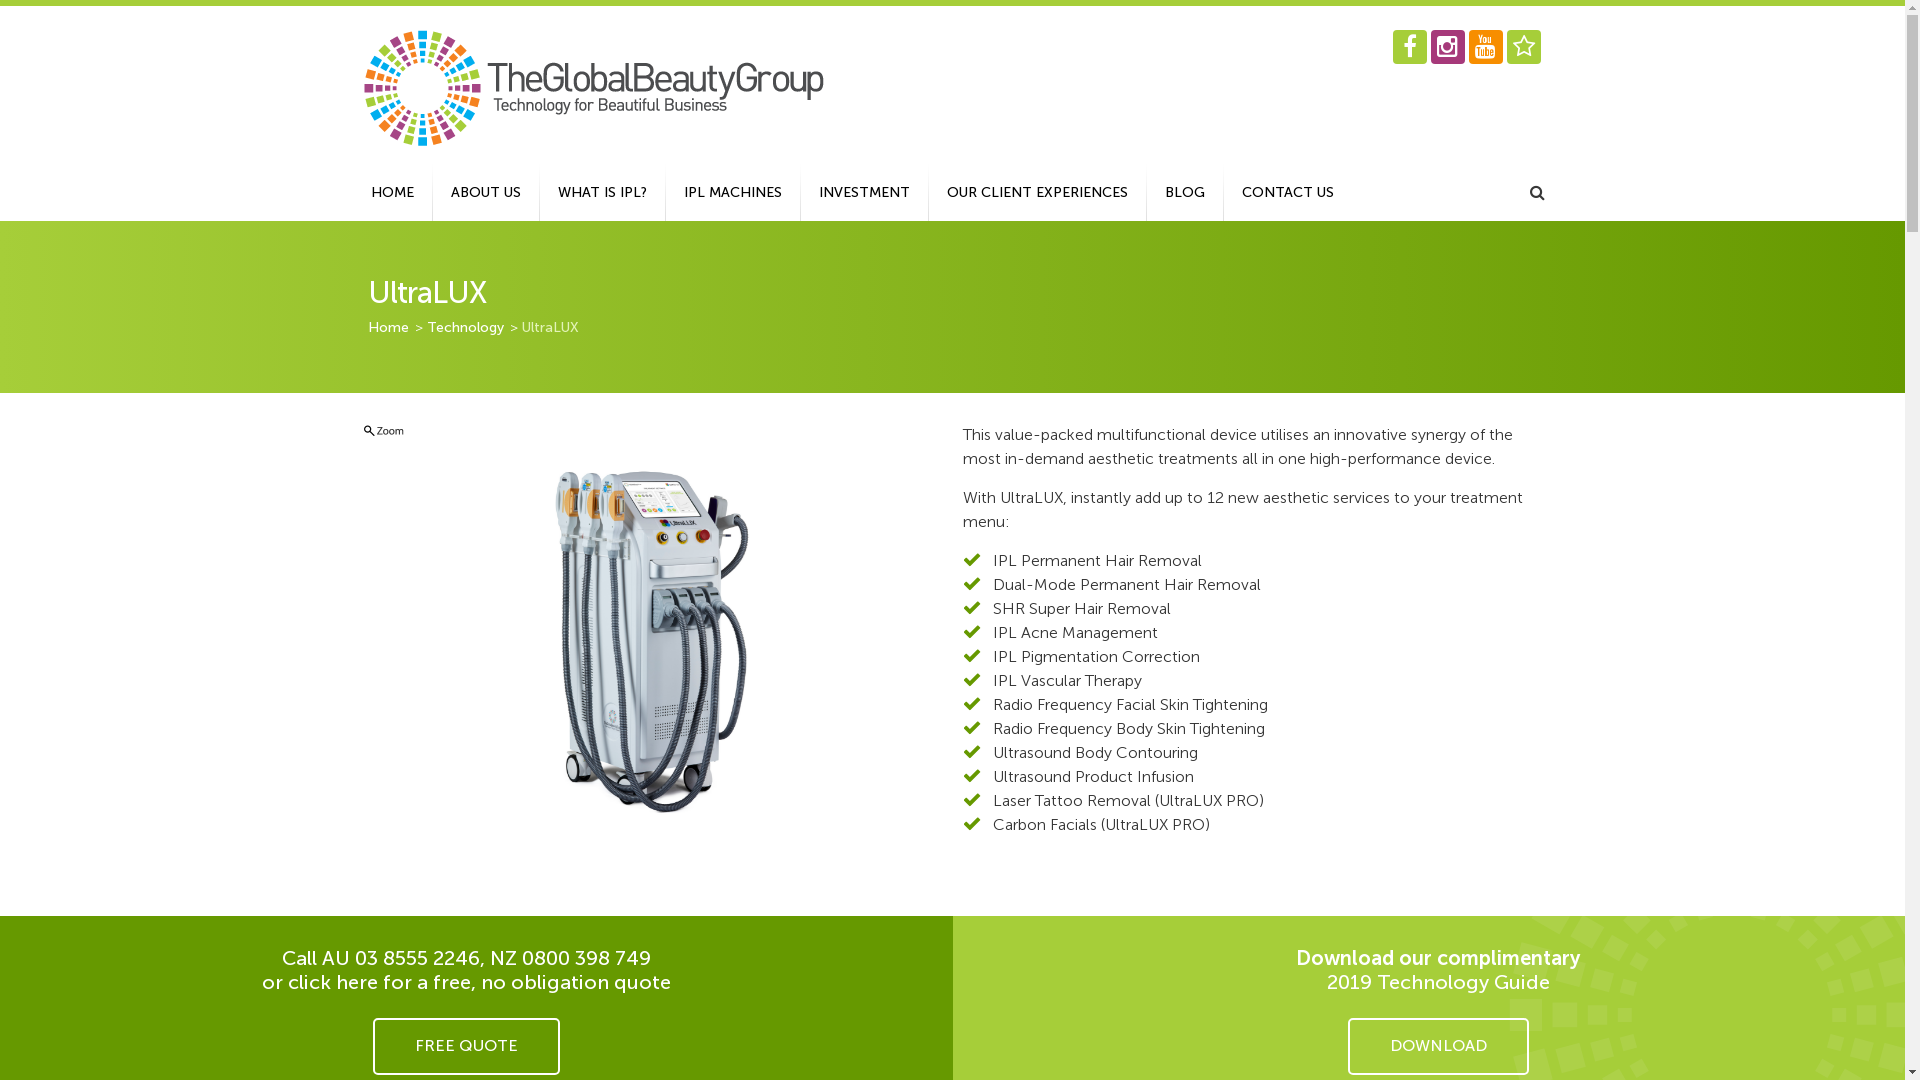  Describe the element at coordinates (1287, 192) in the screenshot. I see `'CONTACT US'` at that location.